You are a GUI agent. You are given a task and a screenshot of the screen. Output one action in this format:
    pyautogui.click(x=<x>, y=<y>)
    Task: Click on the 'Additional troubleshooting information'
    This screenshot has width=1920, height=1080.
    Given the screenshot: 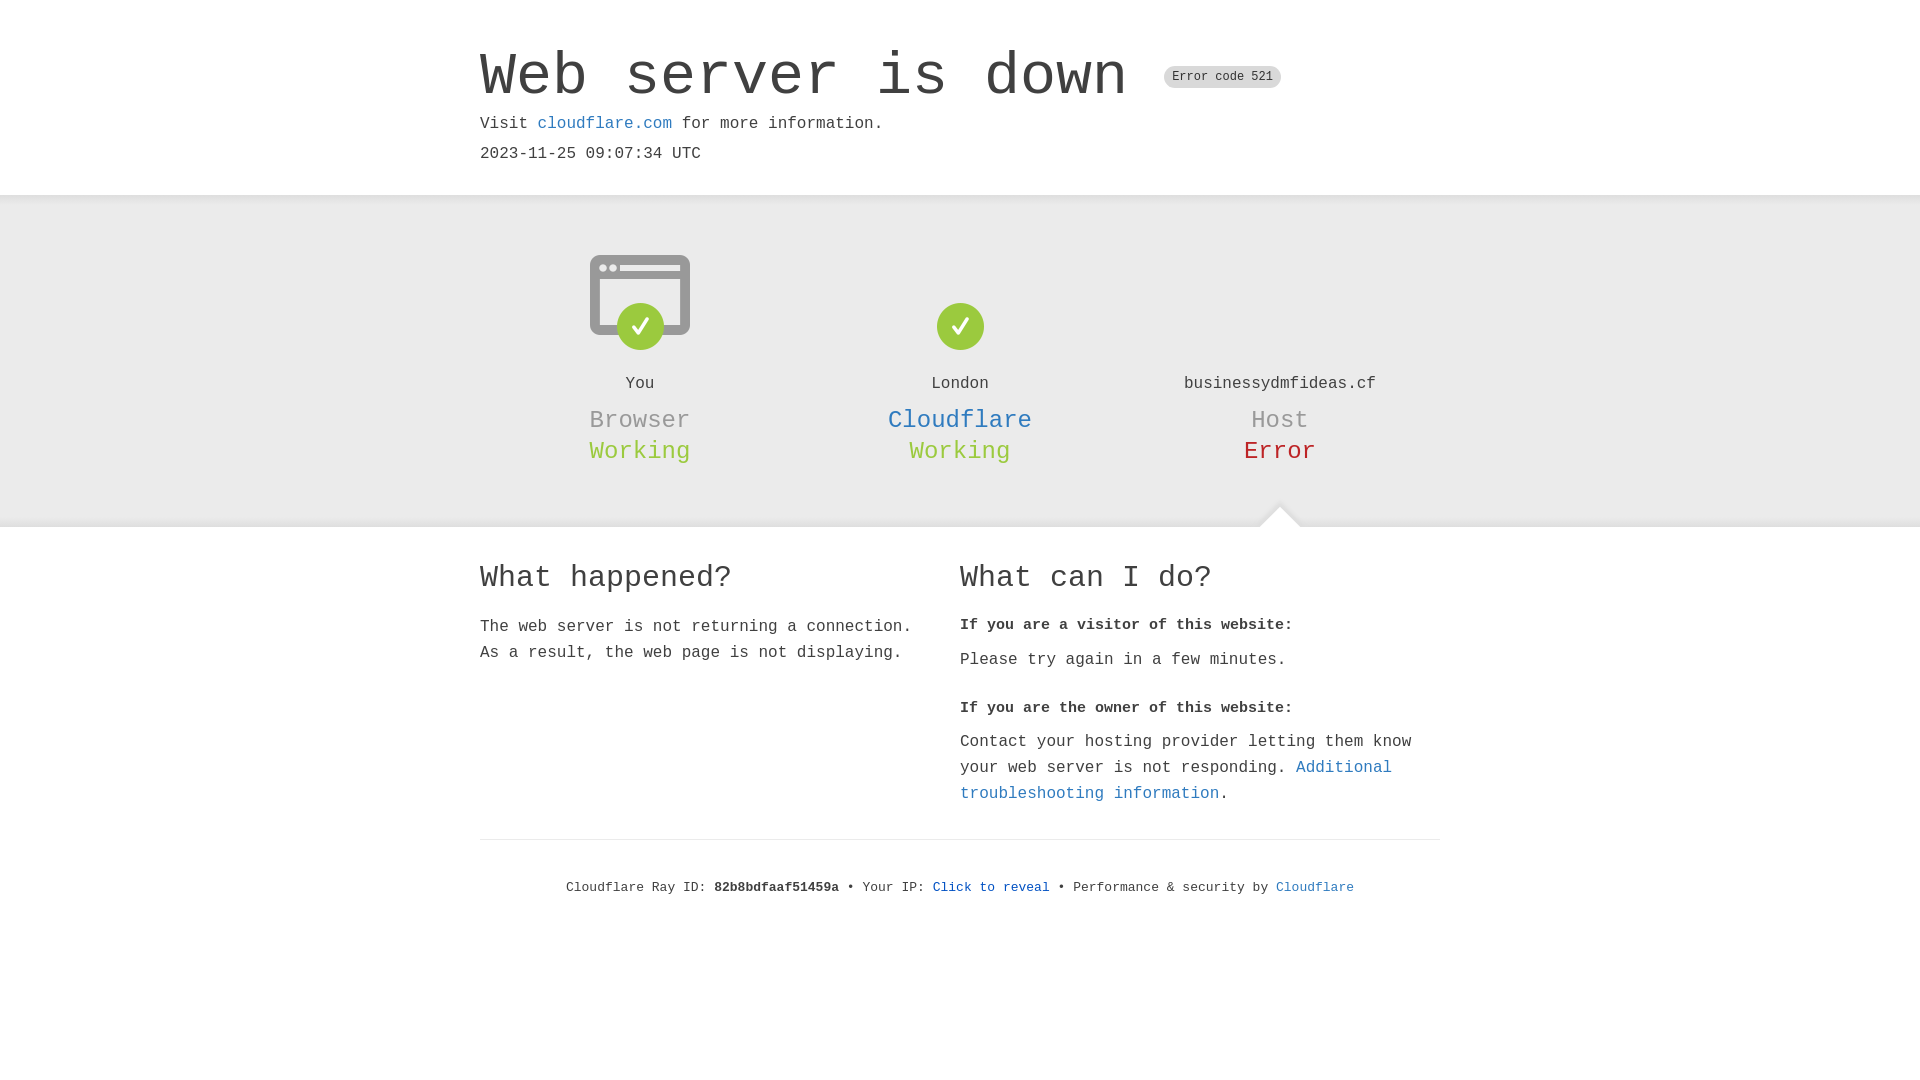 What is the action you would take?
    pyautogui.click(x=1176, y=779)
    